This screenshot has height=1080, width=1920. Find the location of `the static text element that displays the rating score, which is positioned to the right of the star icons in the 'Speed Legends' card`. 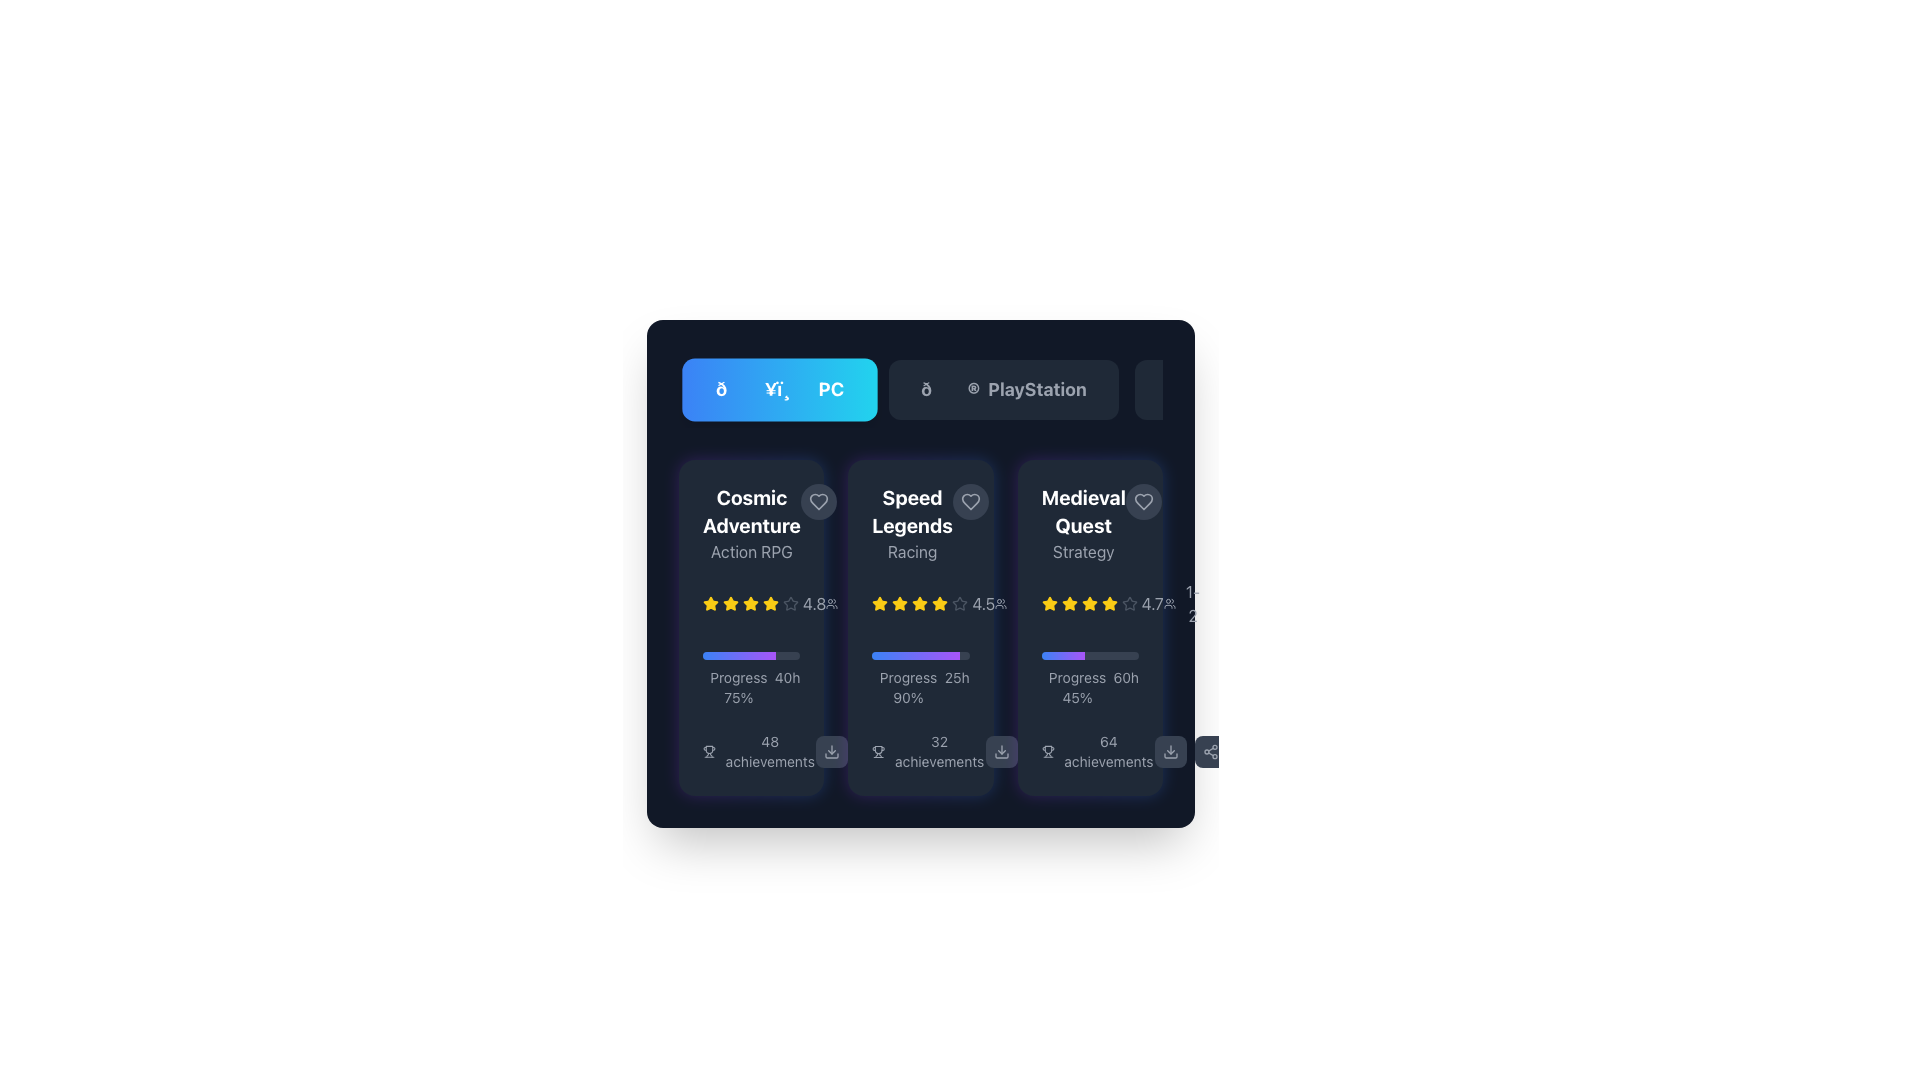

the static text element that displays the rating score, which is positioned to the right of the star icons in the 'Speed Legends' card is located at coordinates (983, 603).